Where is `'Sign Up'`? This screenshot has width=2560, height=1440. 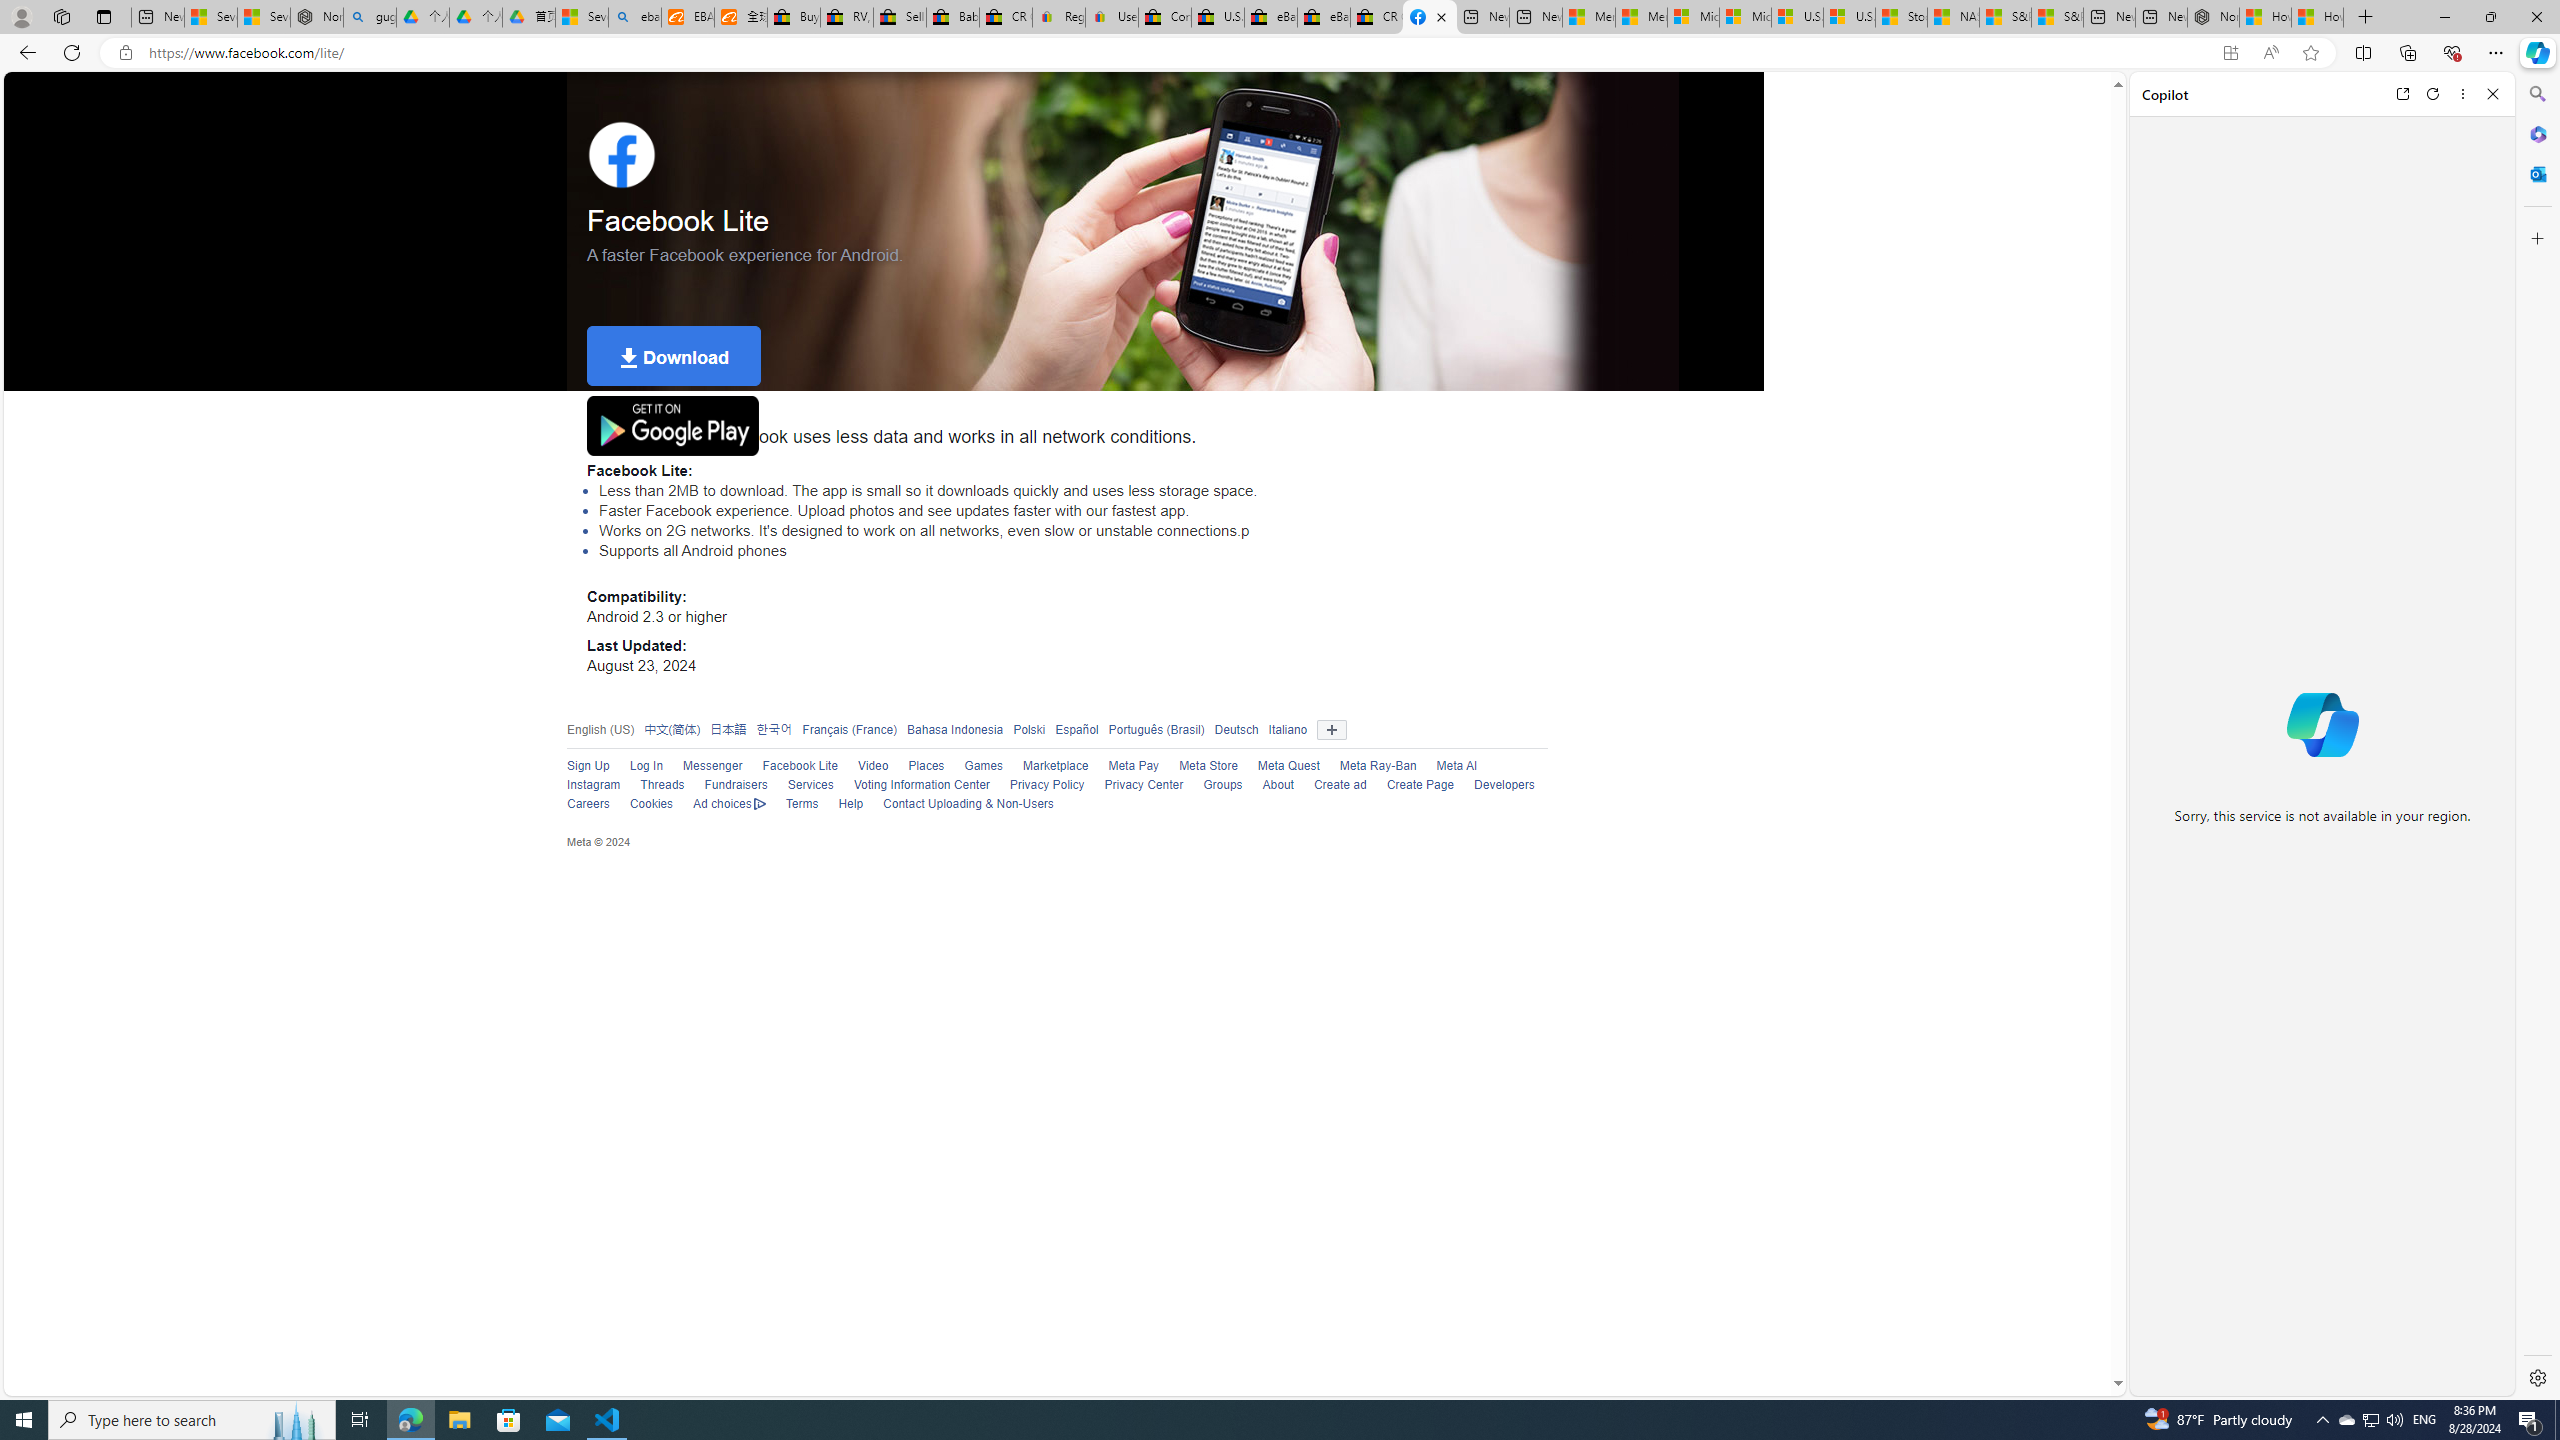
'Sign Up' is located at coordinates (587, 765).